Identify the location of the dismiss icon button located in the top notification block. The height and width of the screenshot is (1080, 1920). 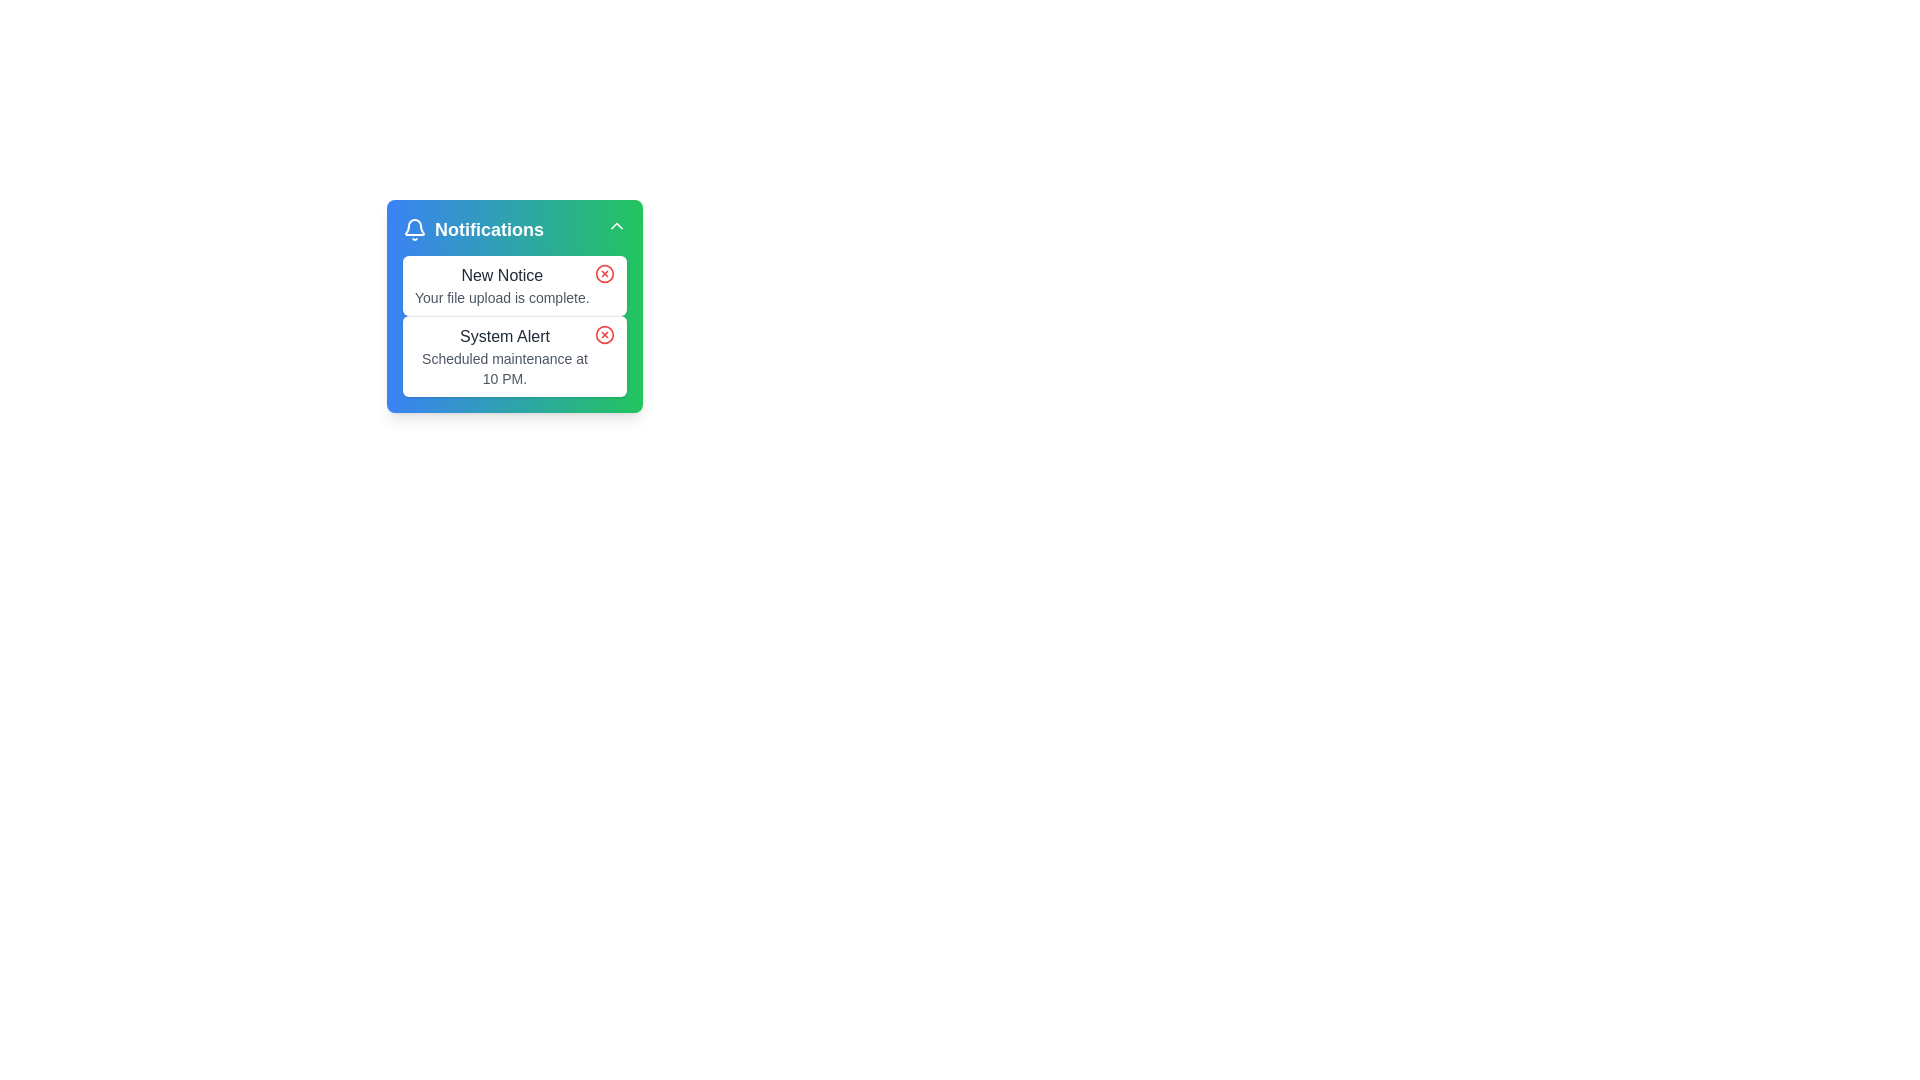
(603, 273).